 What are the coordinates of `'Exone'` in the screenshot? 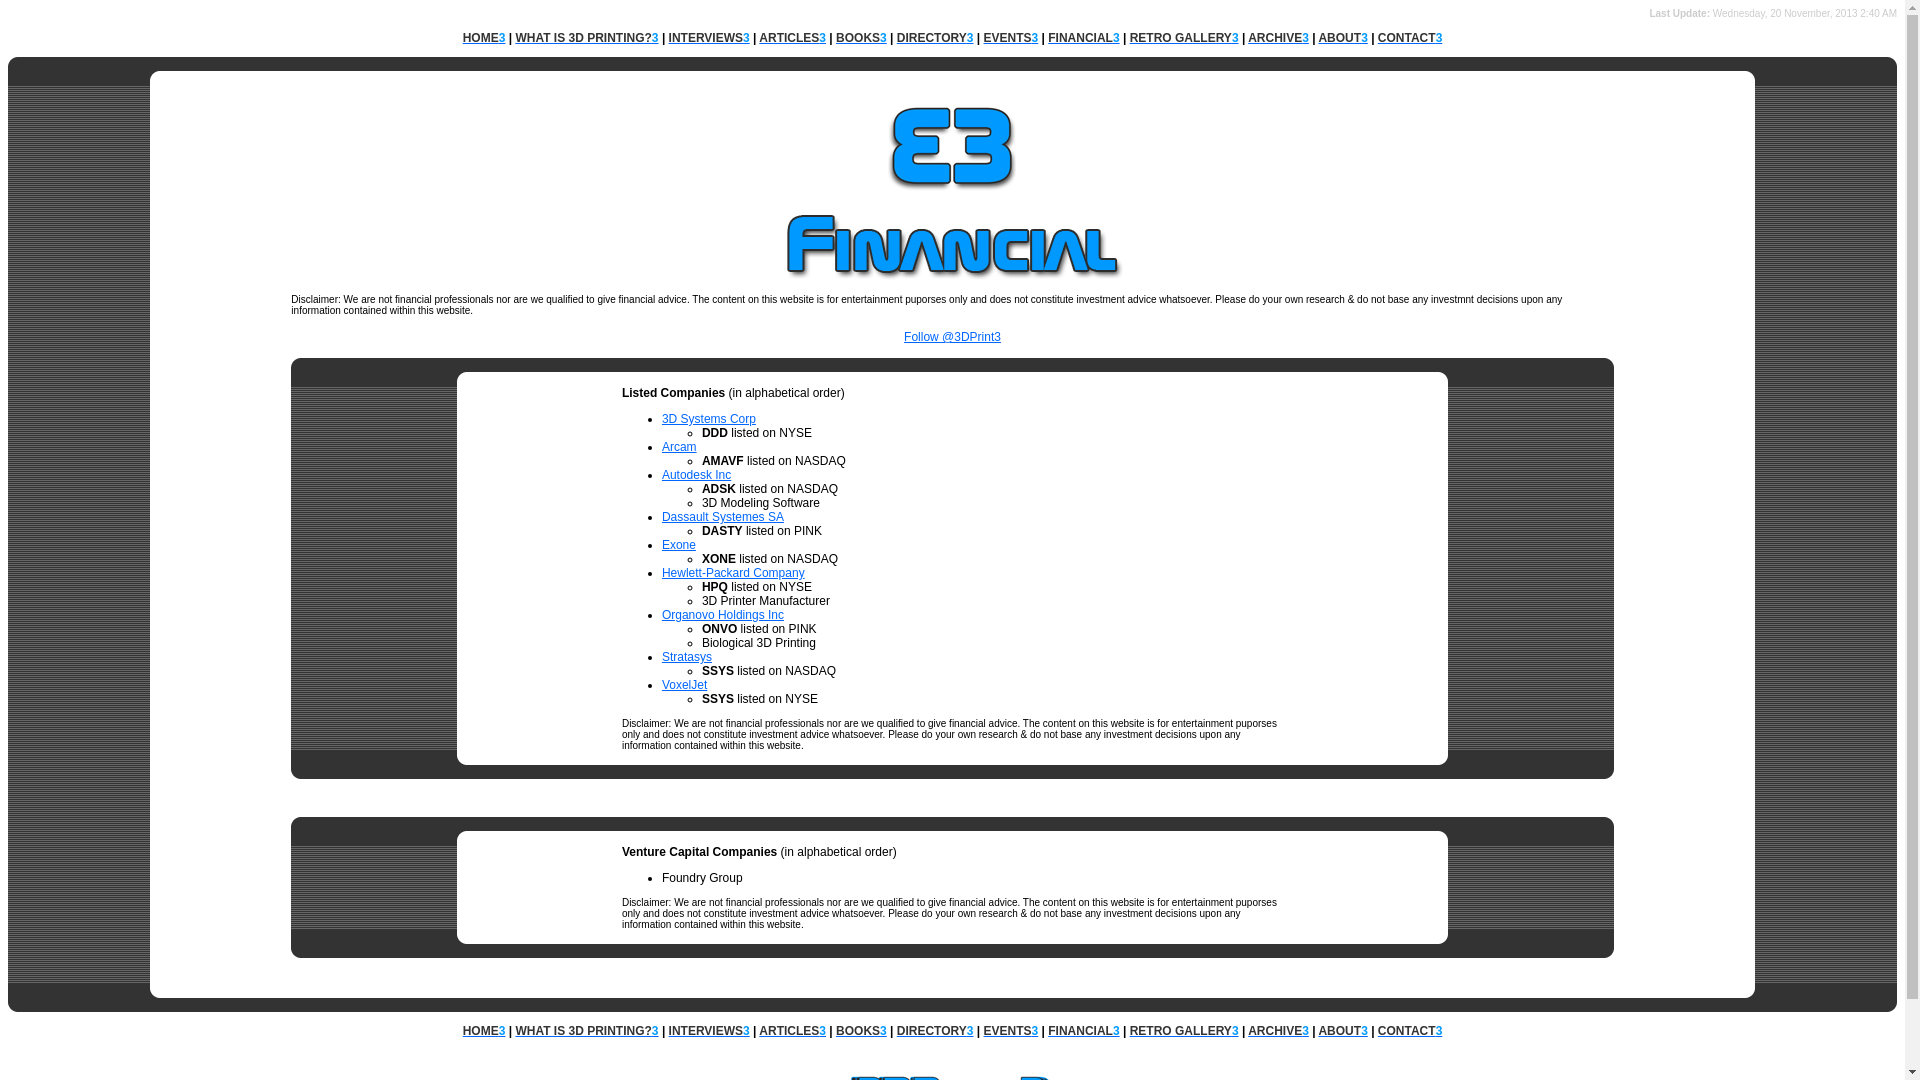 It's located at (662, 544).